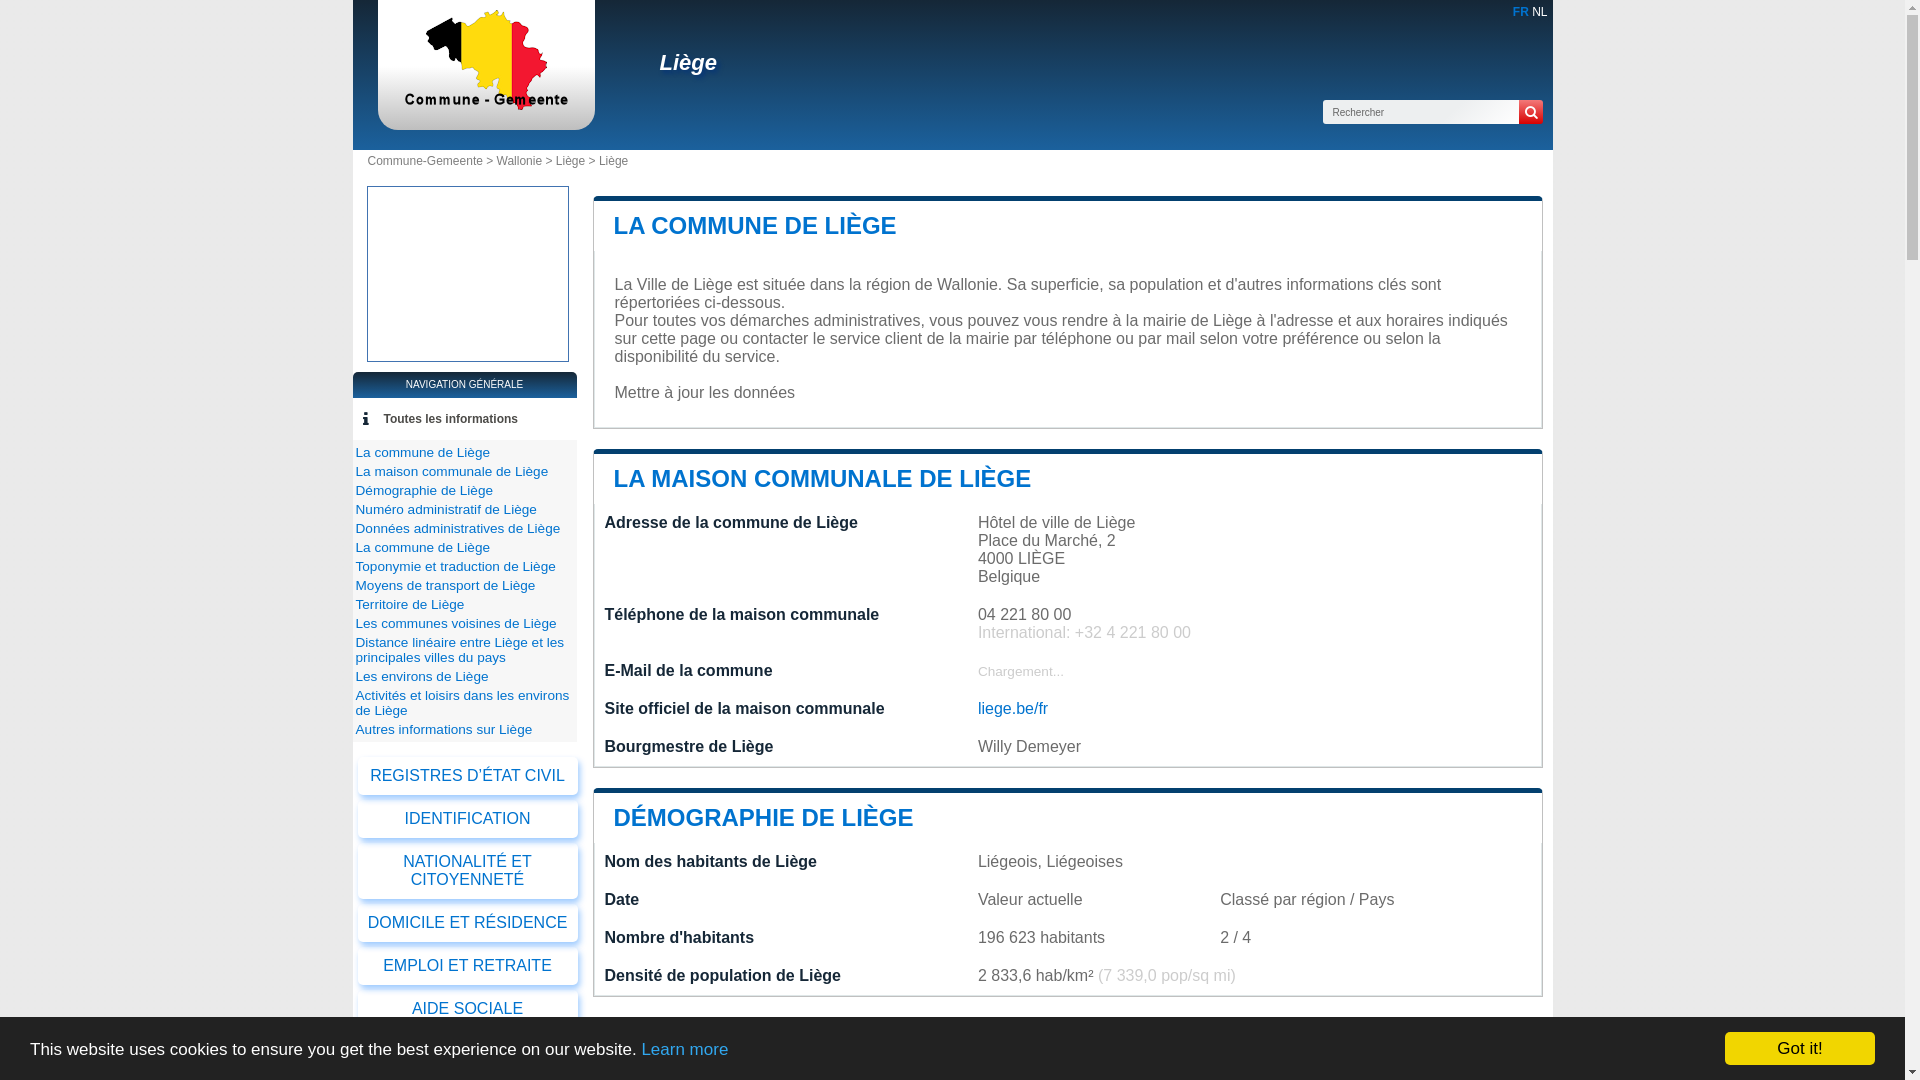  Describe the element at coordinates (978, 707) in the screenshot. I see `'liege.be/fr'` at that location.